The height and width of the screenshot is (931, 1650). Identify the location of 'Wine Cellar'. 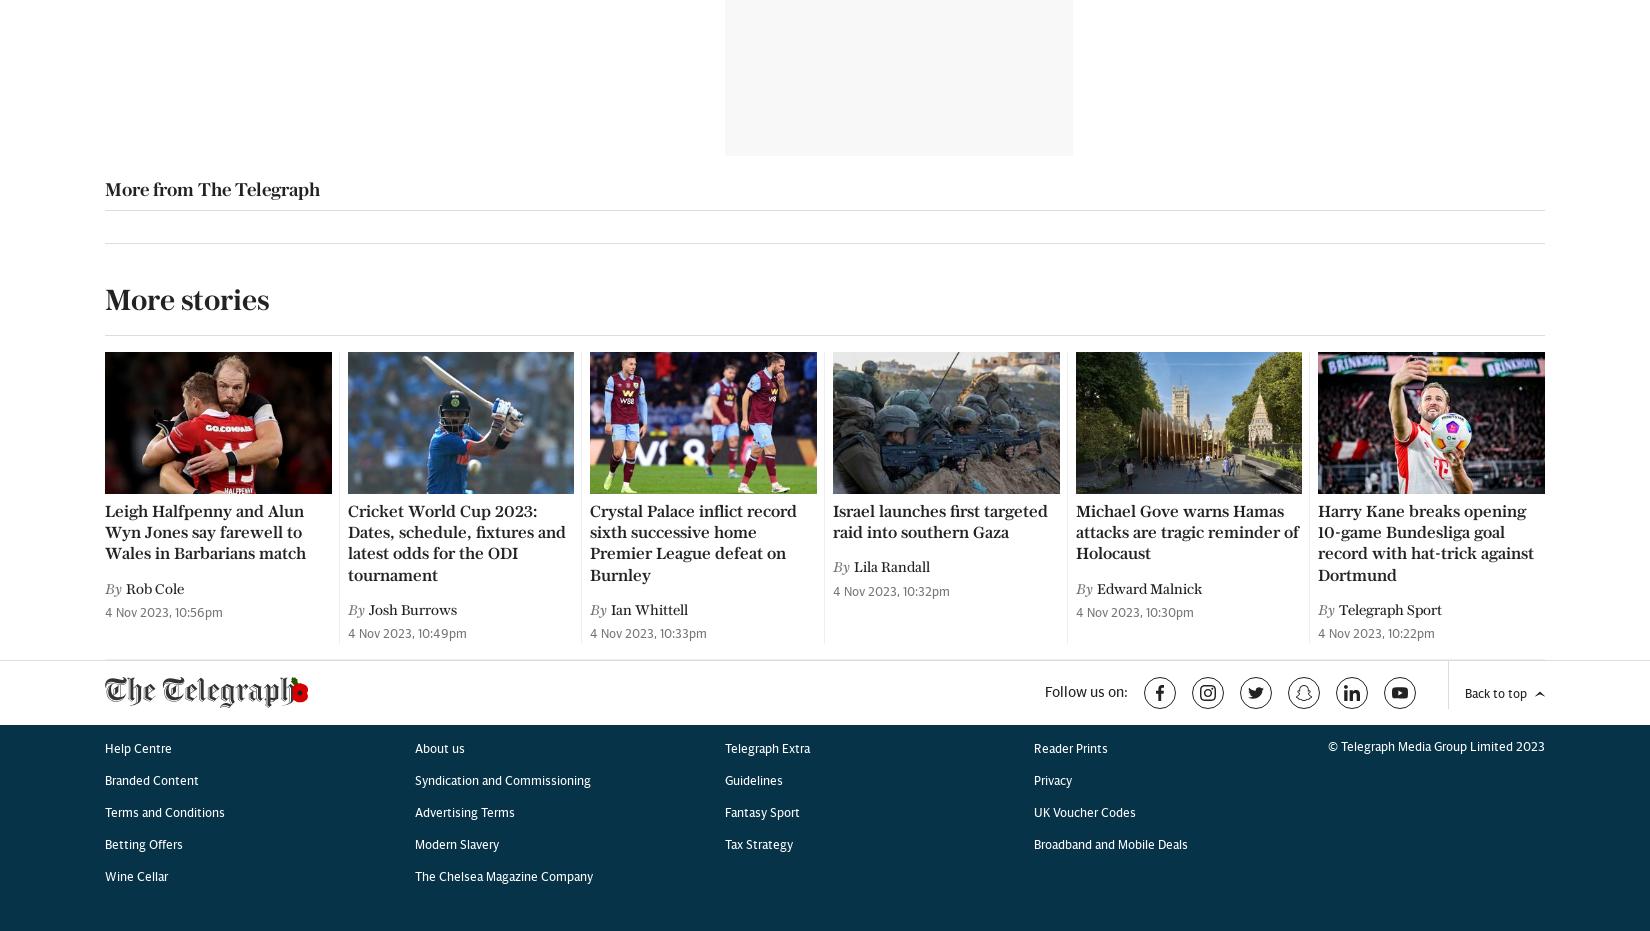
(136, 113).